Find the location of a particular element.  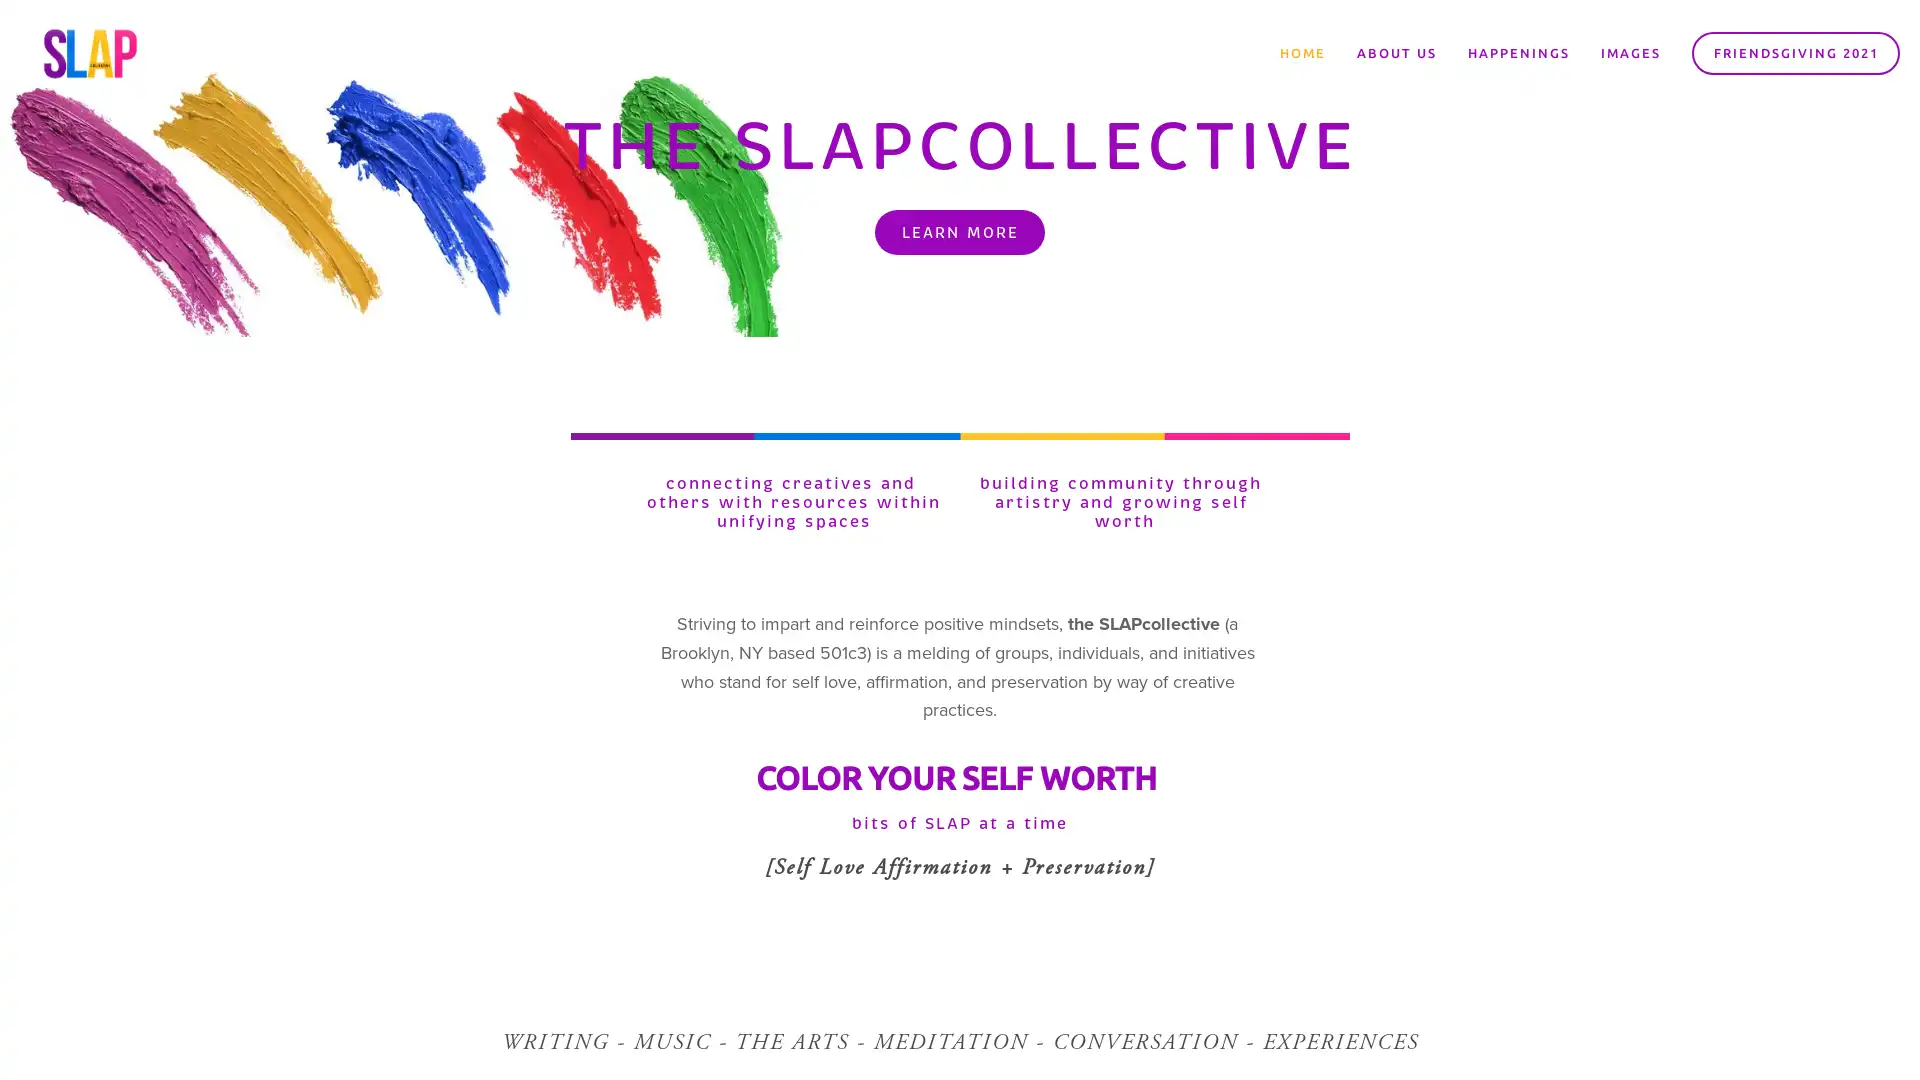

Close is located at coordinates (1255, 310).